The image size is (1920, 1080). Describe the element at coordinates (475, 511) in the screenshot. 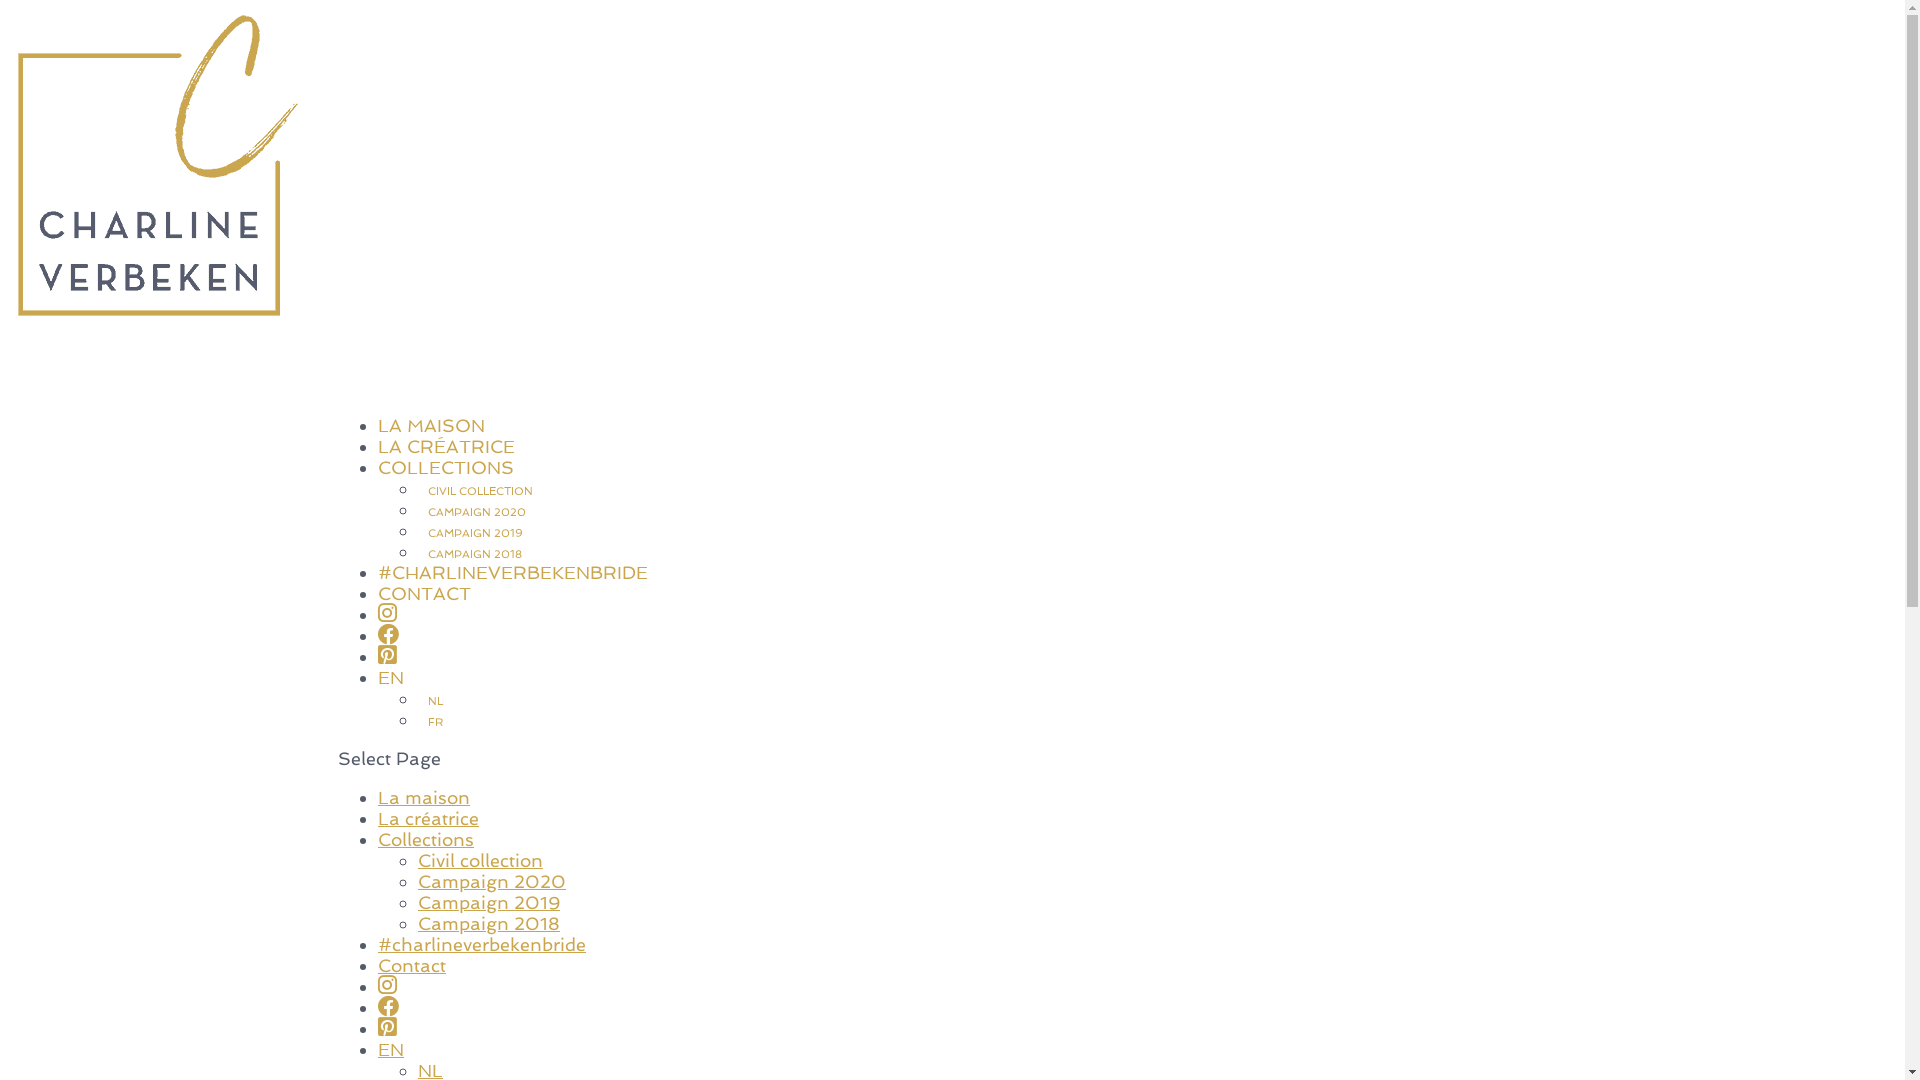

I see `'CAMPAIGN 2020'` at that location.